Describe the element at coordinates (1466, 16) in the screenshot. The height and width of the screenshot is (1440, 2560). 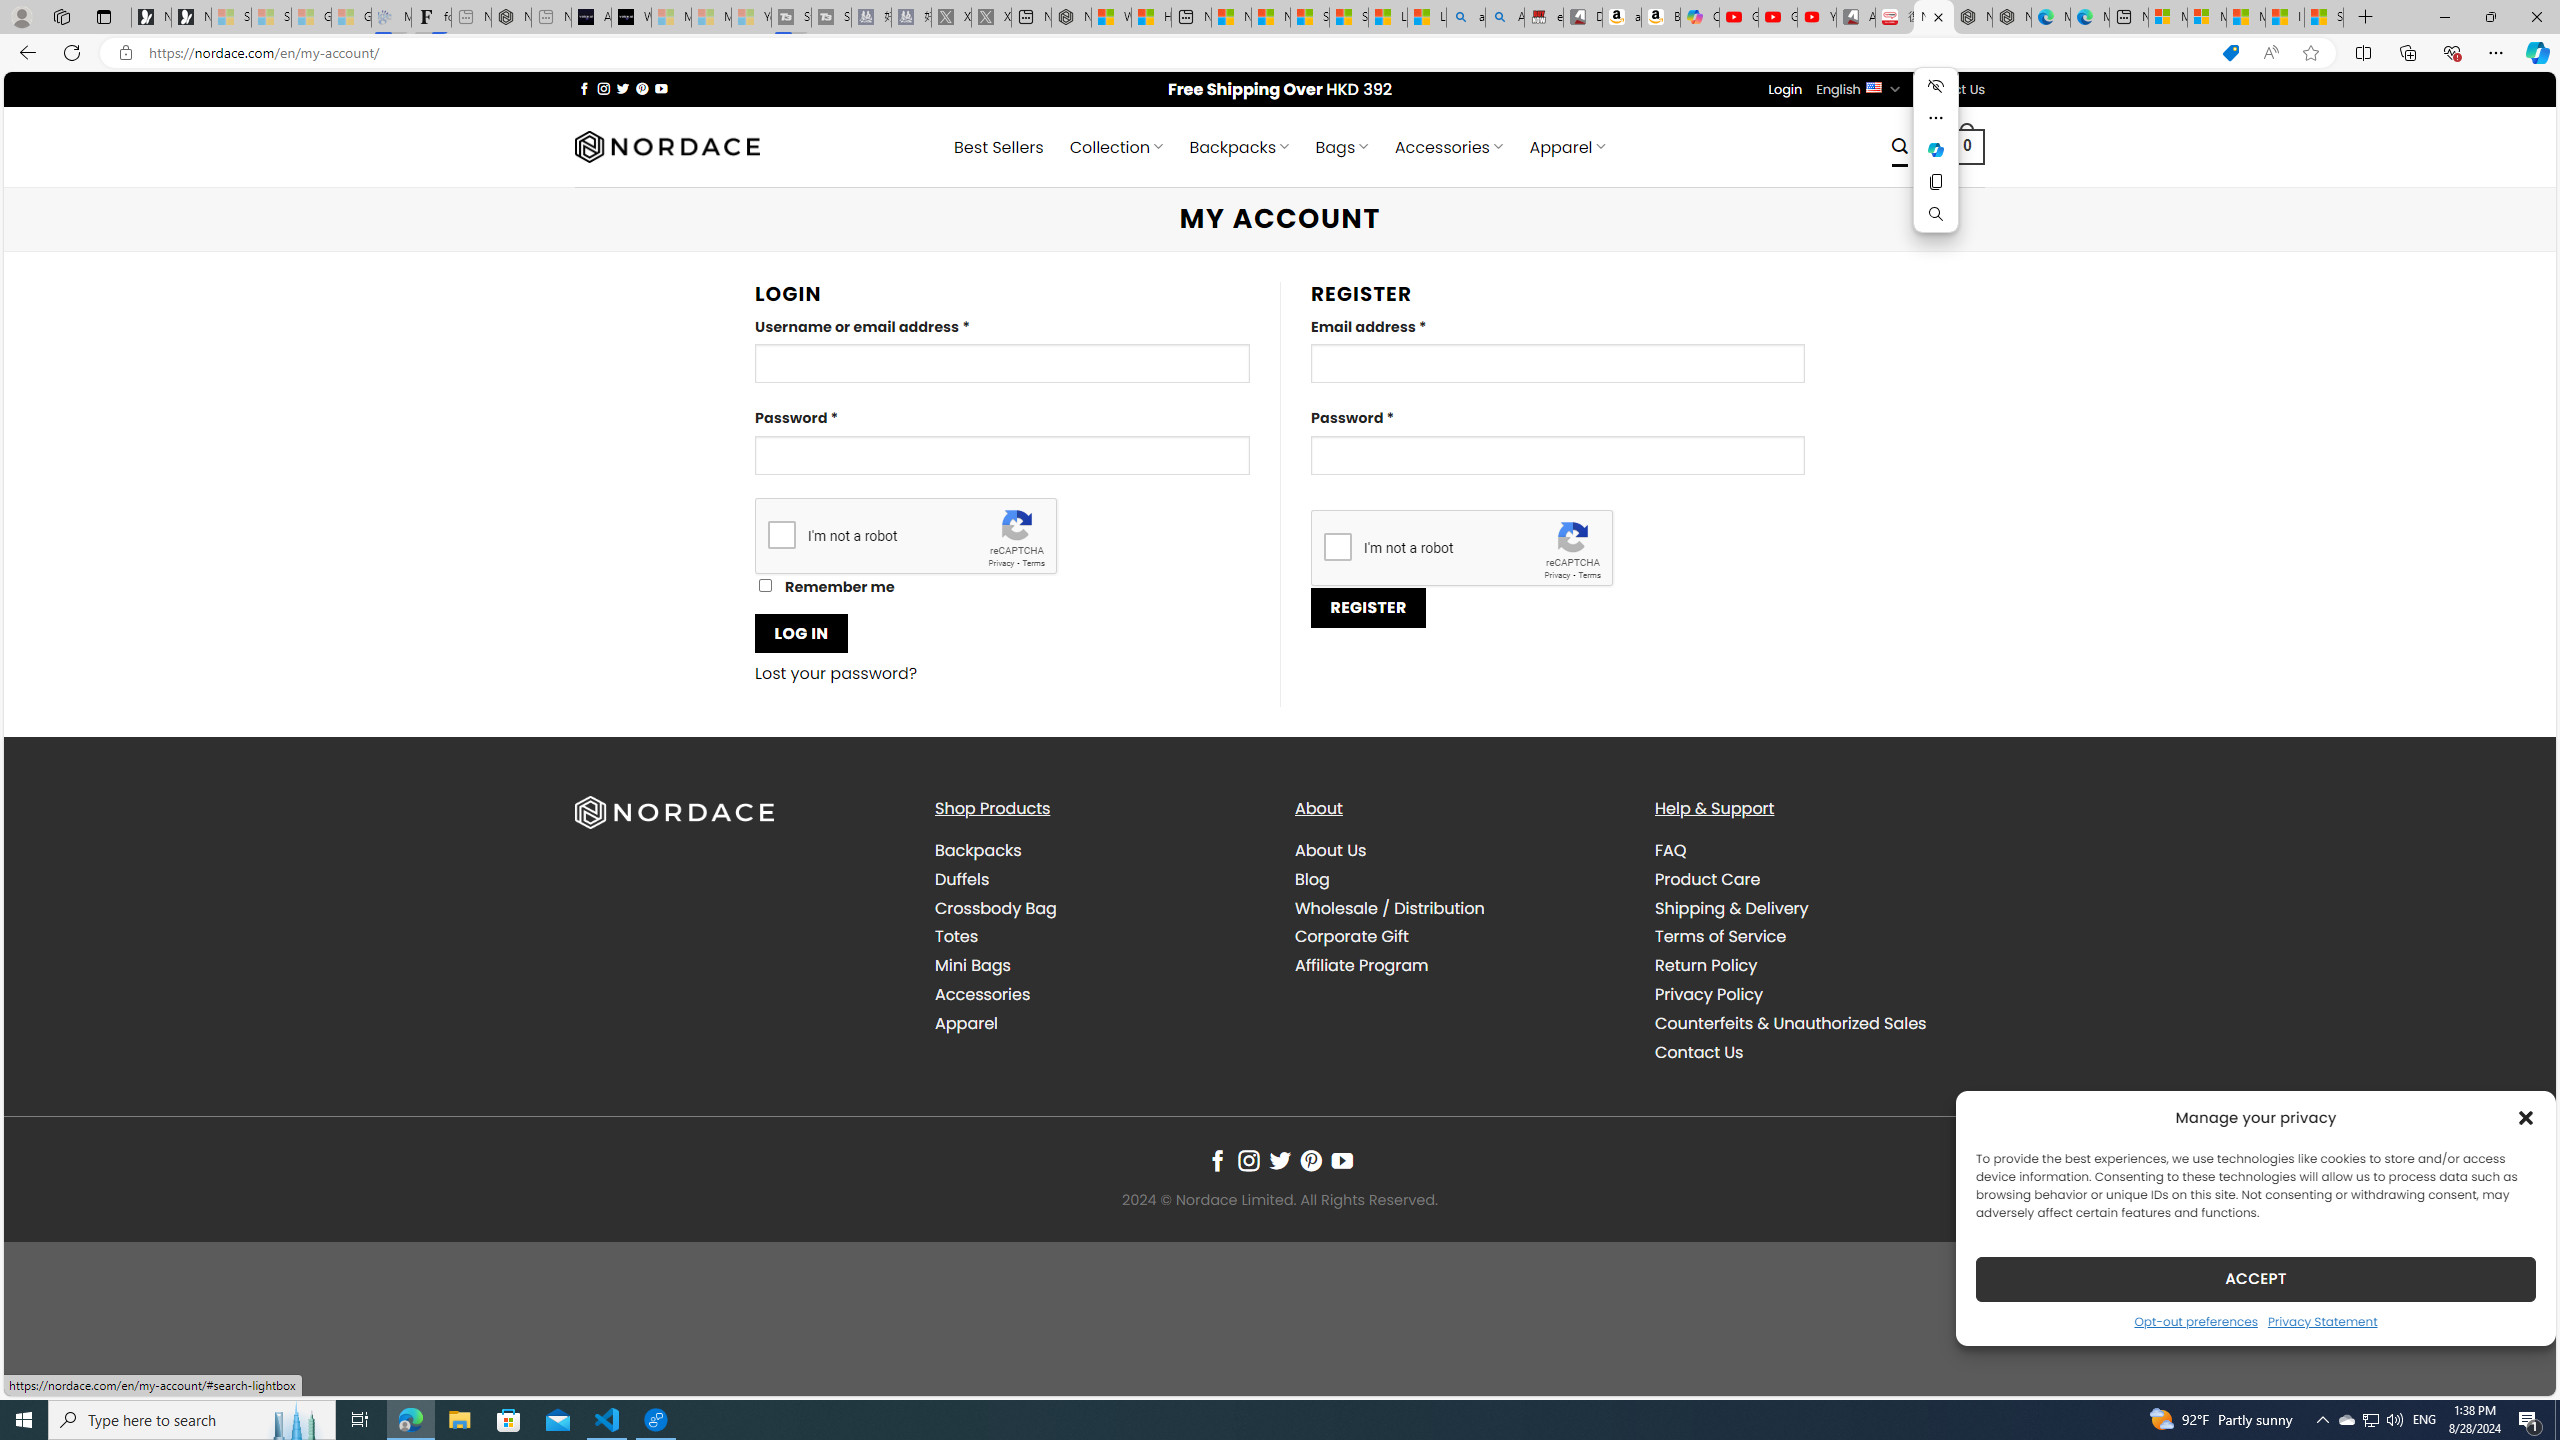
I see `'amazon - Search'` at that location.